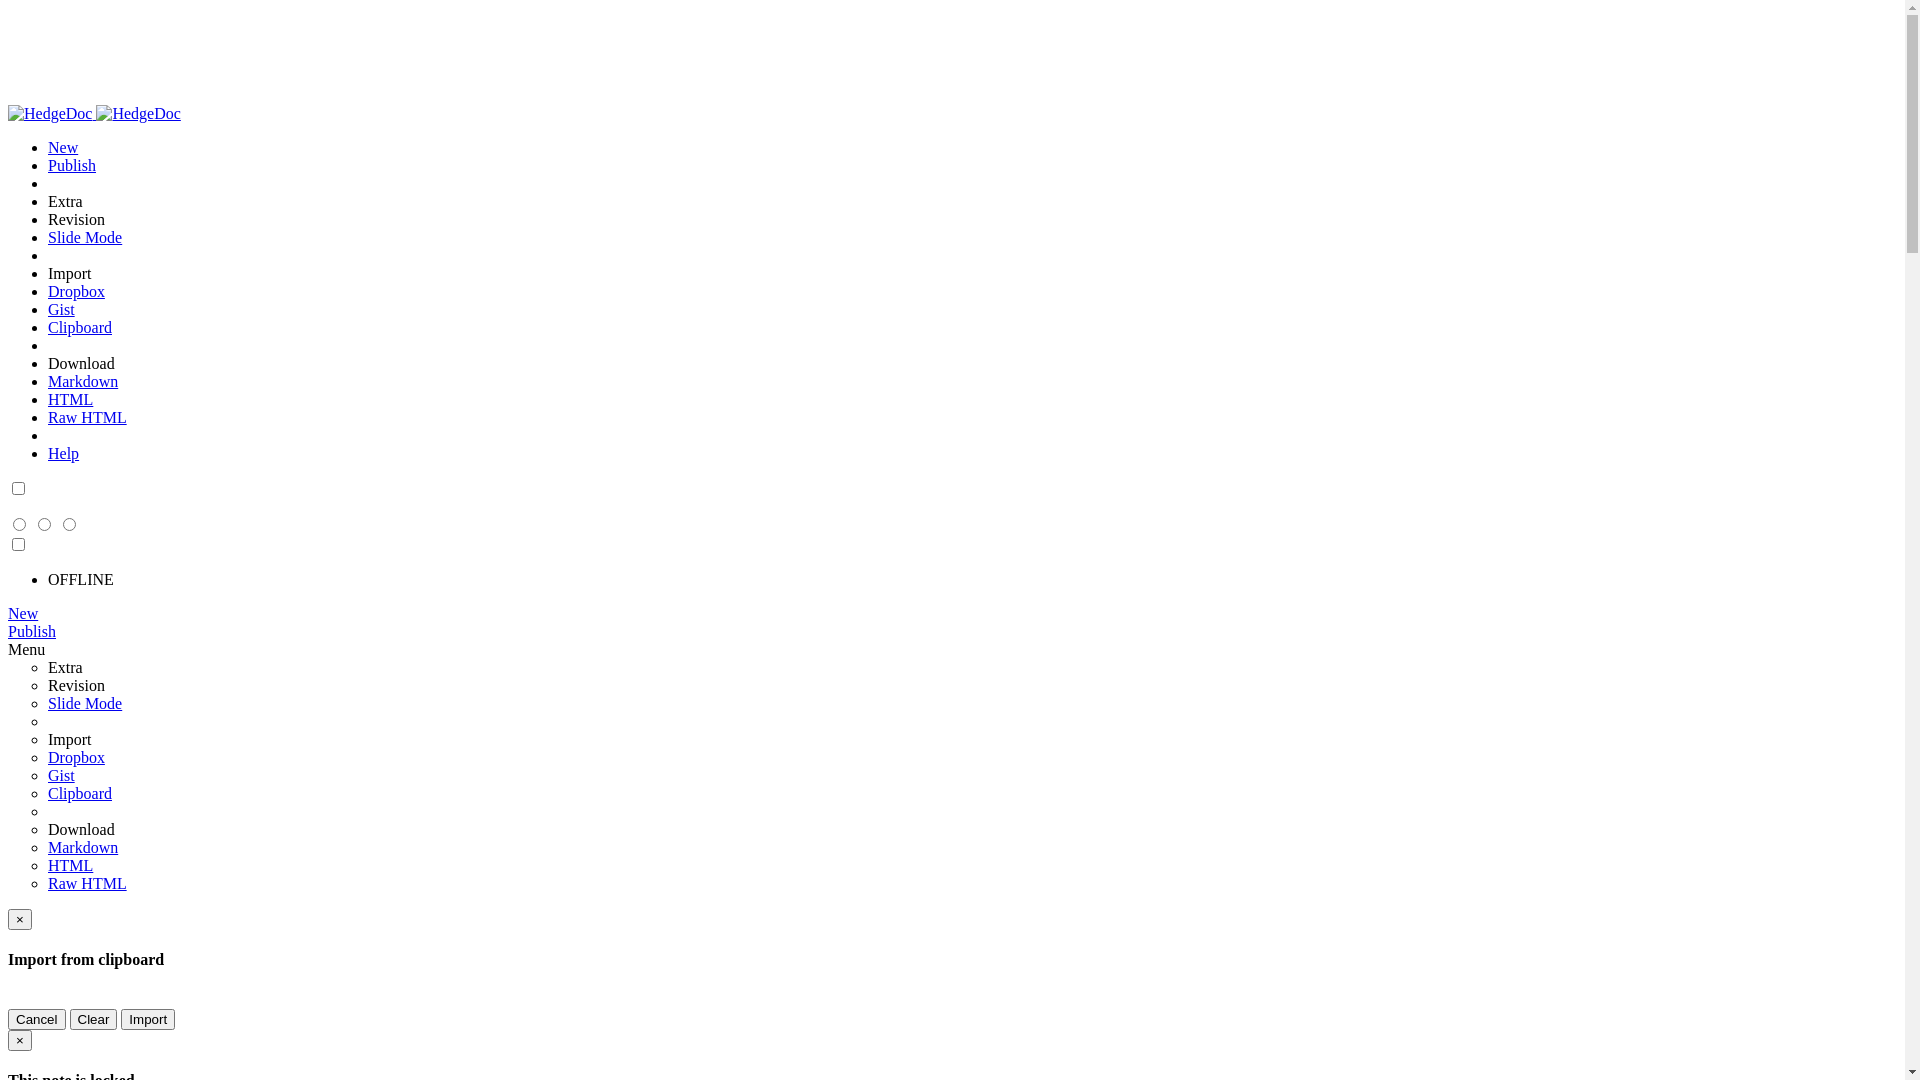 This screenshot has width=1920, height=1080. Describe the element at coordinates (72, 164) in the screenshot. I see `'Publish'` at that location.